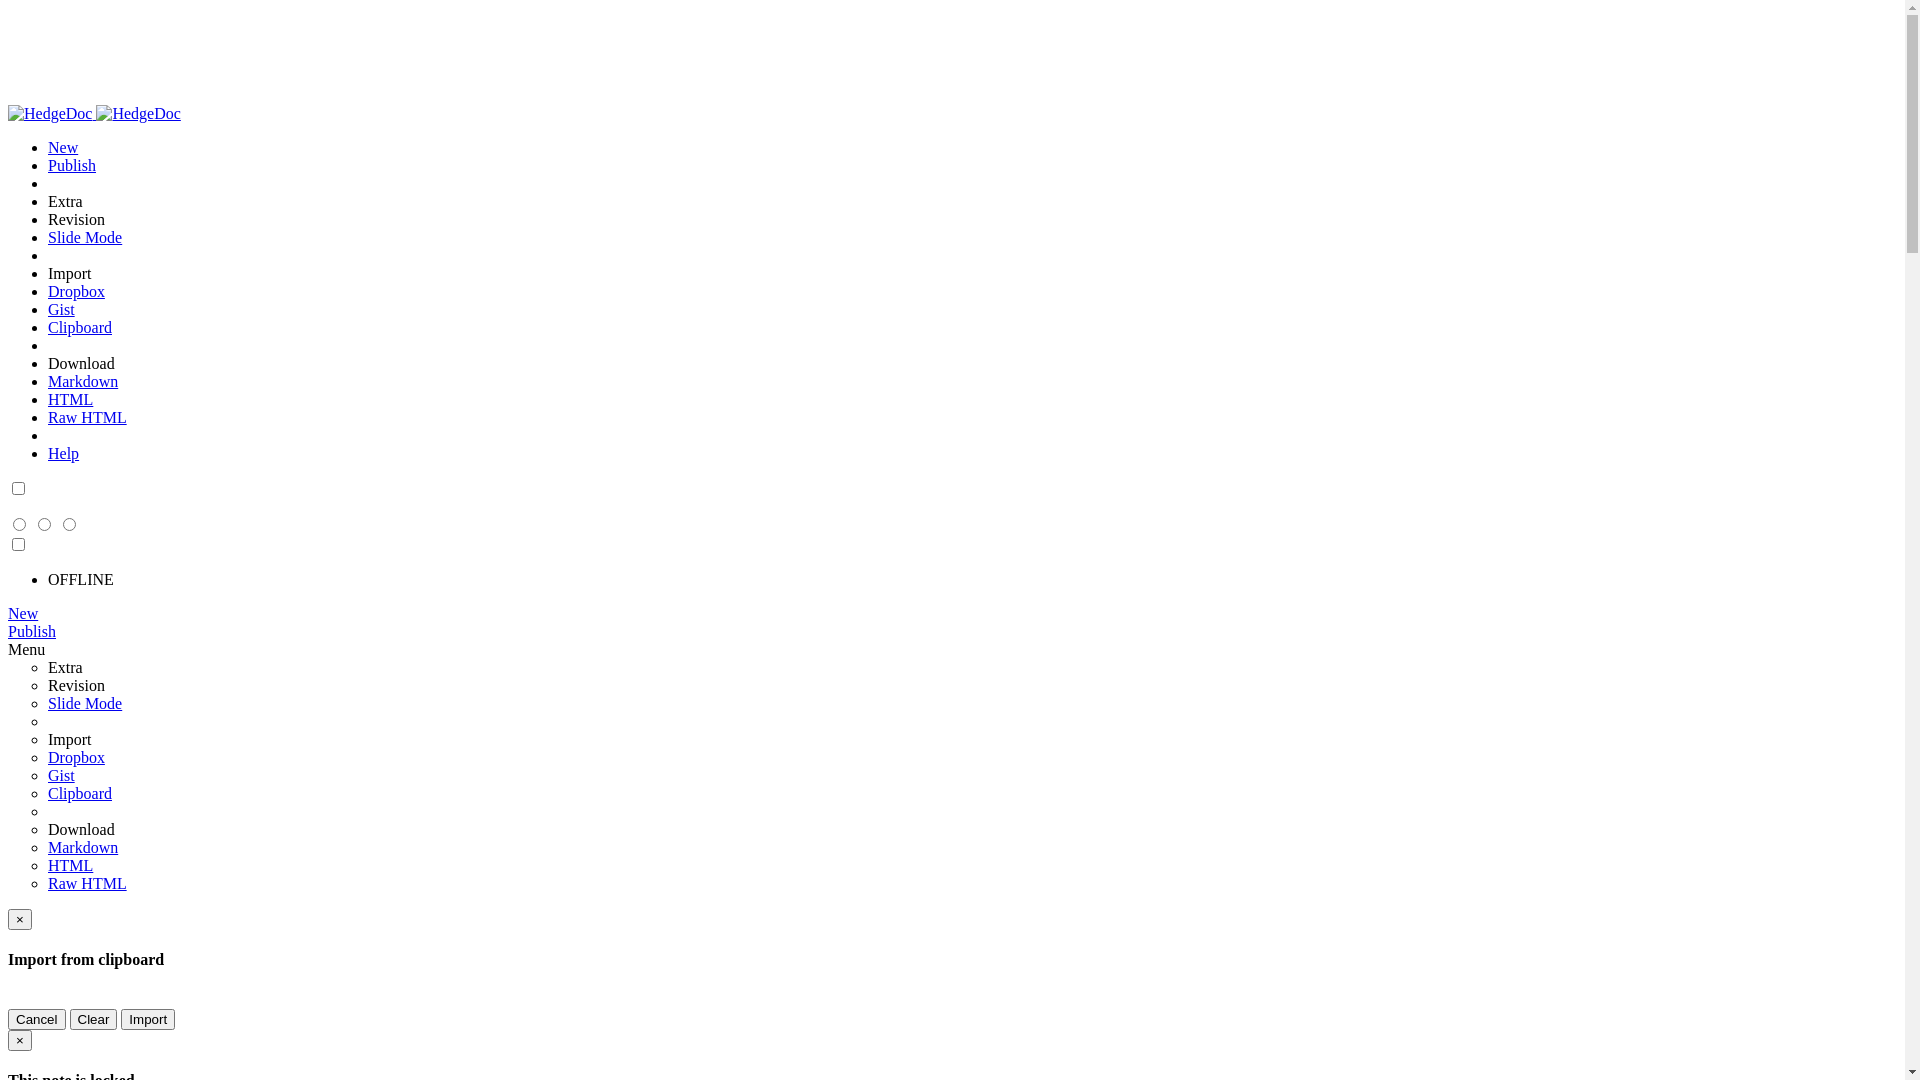 This screenshot has width=1920, height=1080. Describe the element at coordinates (72, 164) in the screenshot. I see `'Publish'` at that location.